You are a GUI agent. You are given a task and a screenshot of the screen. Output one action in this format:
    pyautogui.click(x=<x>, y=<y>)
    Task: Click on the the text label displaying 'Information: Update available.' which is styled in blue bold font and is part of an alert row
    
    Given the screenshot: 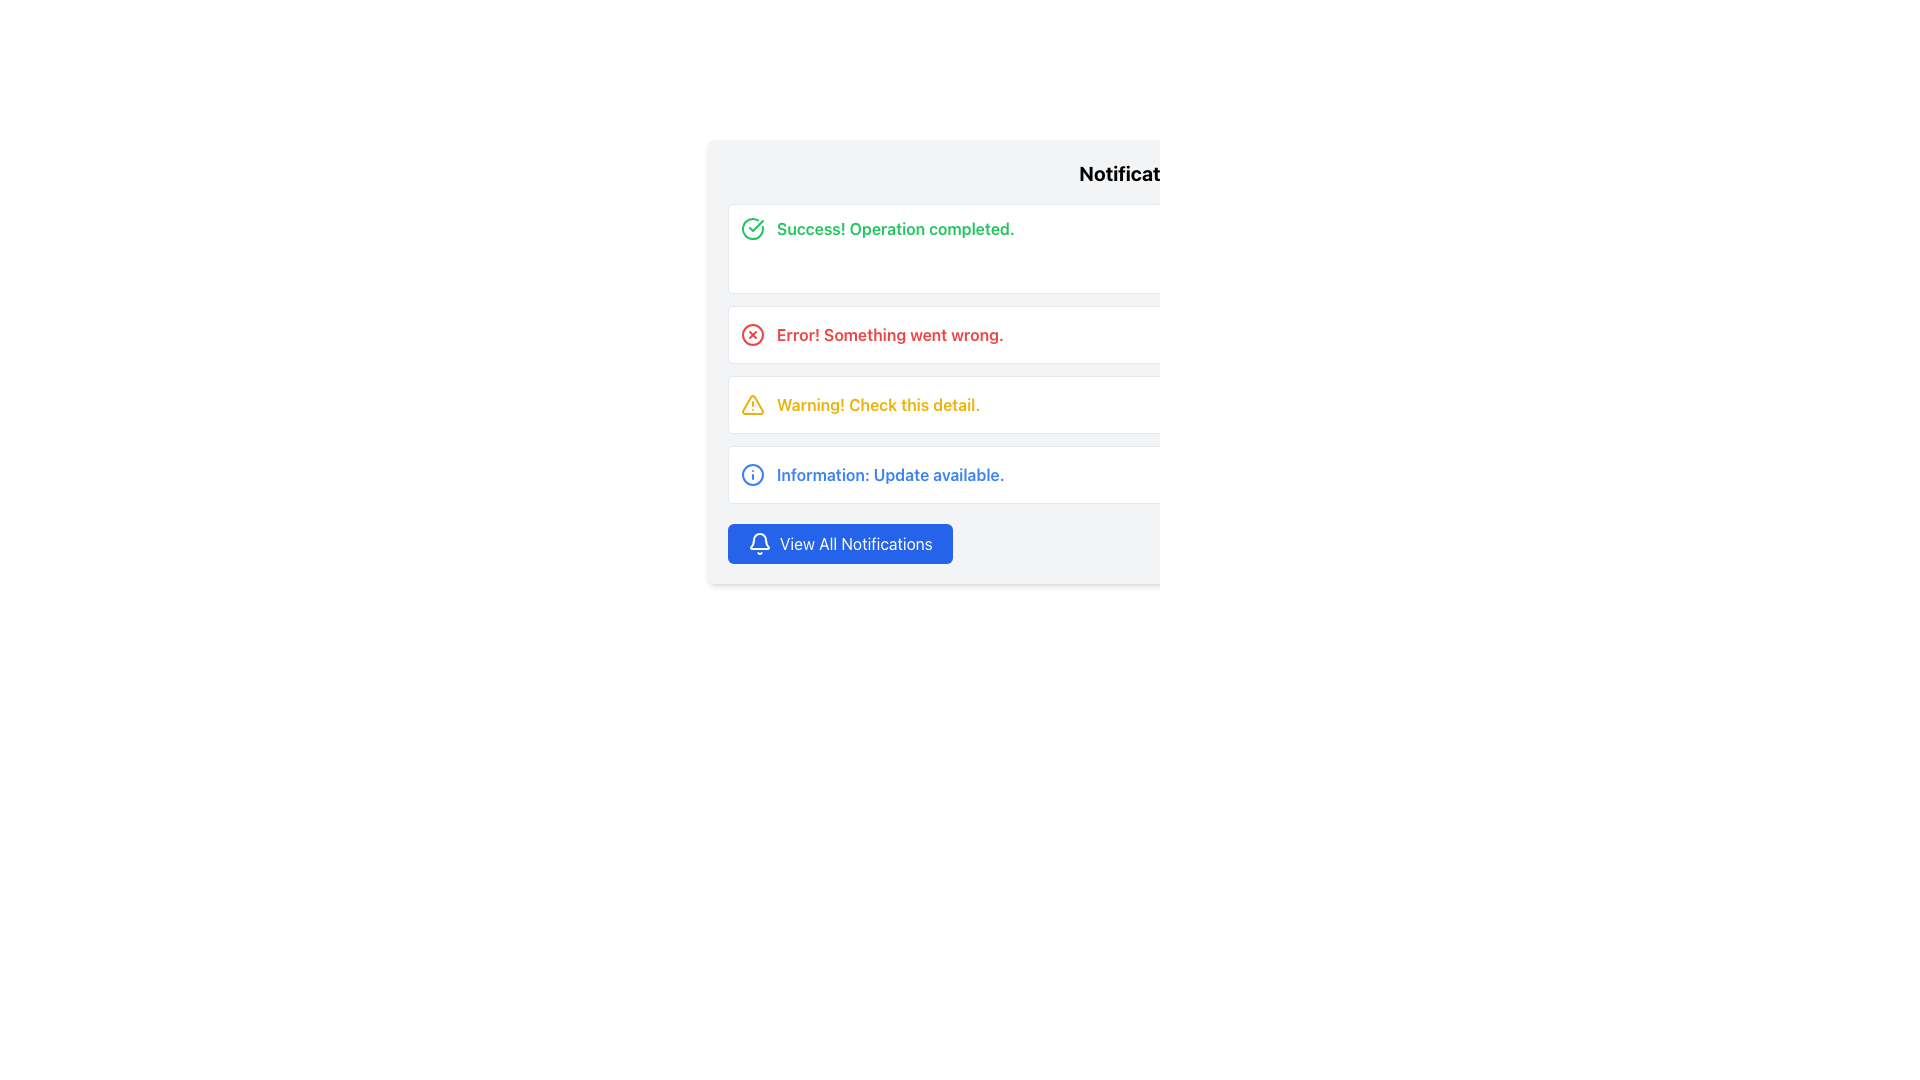 What is the action you would take?
    pyautogui.click(x=889, y=474)
    